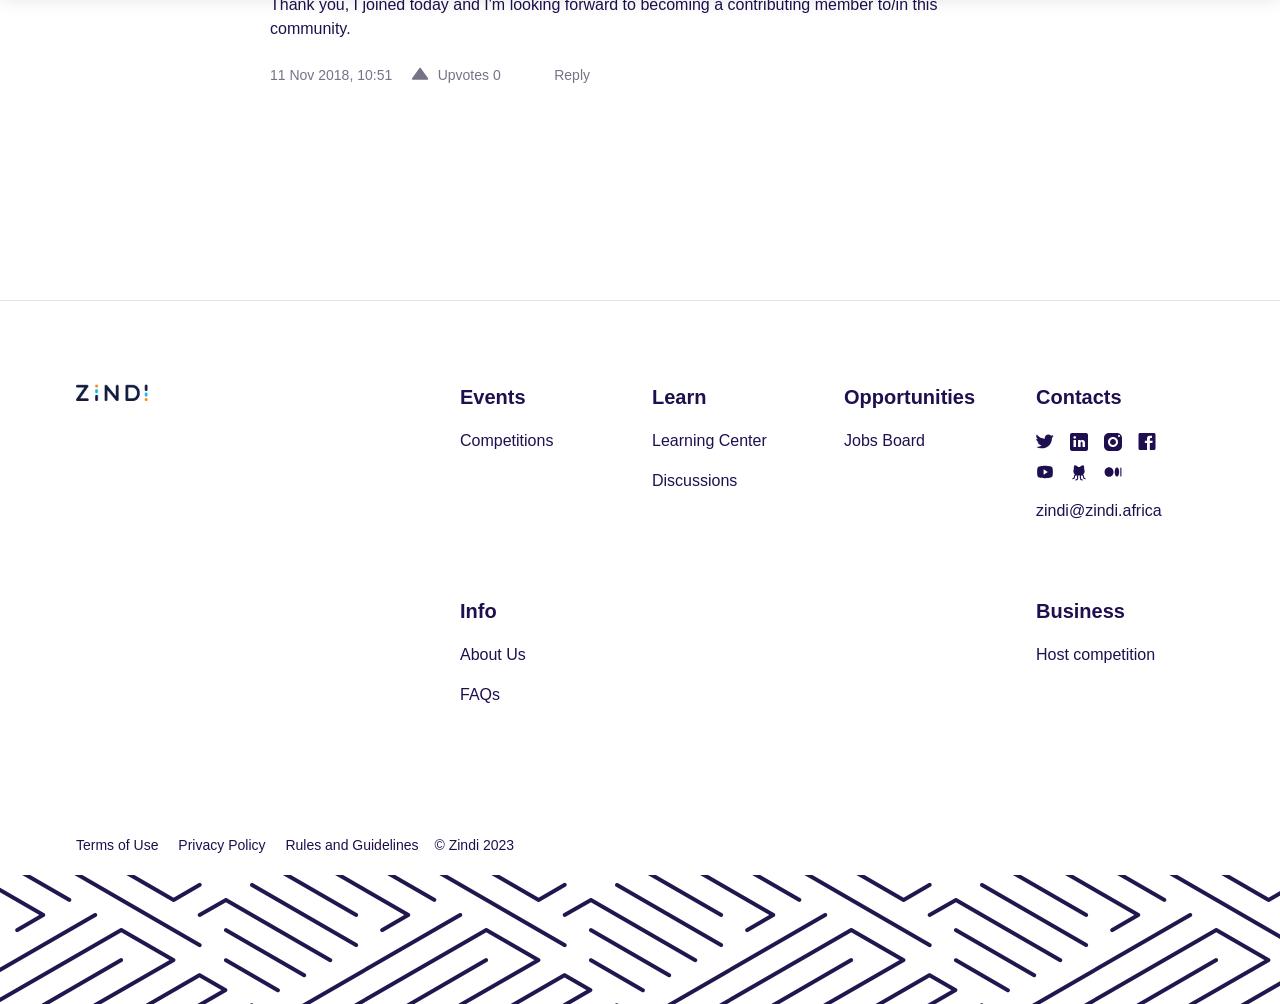 This screenshot has width=1280, height=1004. I want to click on 'Info', so click(476, 611).